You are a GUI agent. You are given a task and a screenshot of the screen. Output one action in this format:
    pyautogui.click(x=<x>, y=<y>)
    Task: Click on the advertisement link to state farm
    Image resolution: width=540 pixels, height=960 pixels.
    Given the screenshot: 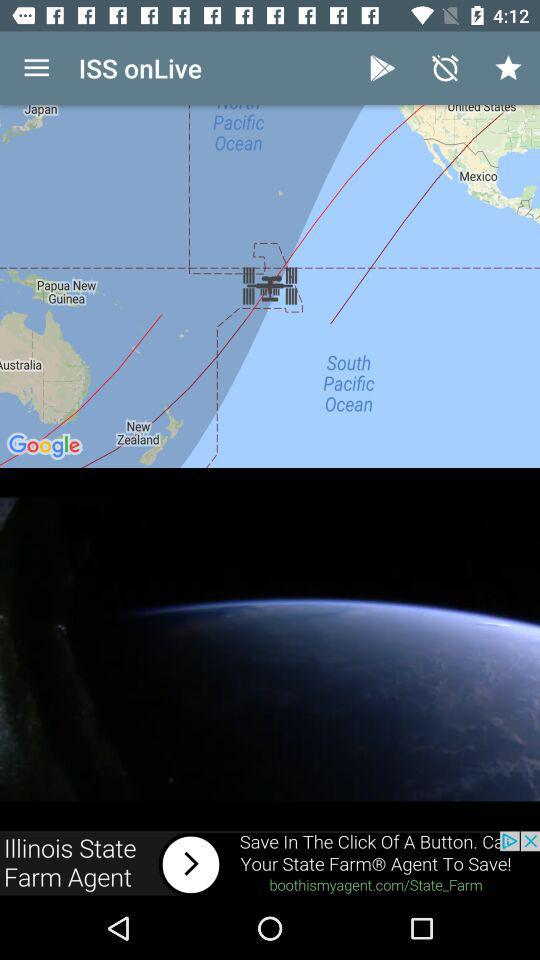 What is the action you would take?
    pyautogui.click(x=270, y=863)
    